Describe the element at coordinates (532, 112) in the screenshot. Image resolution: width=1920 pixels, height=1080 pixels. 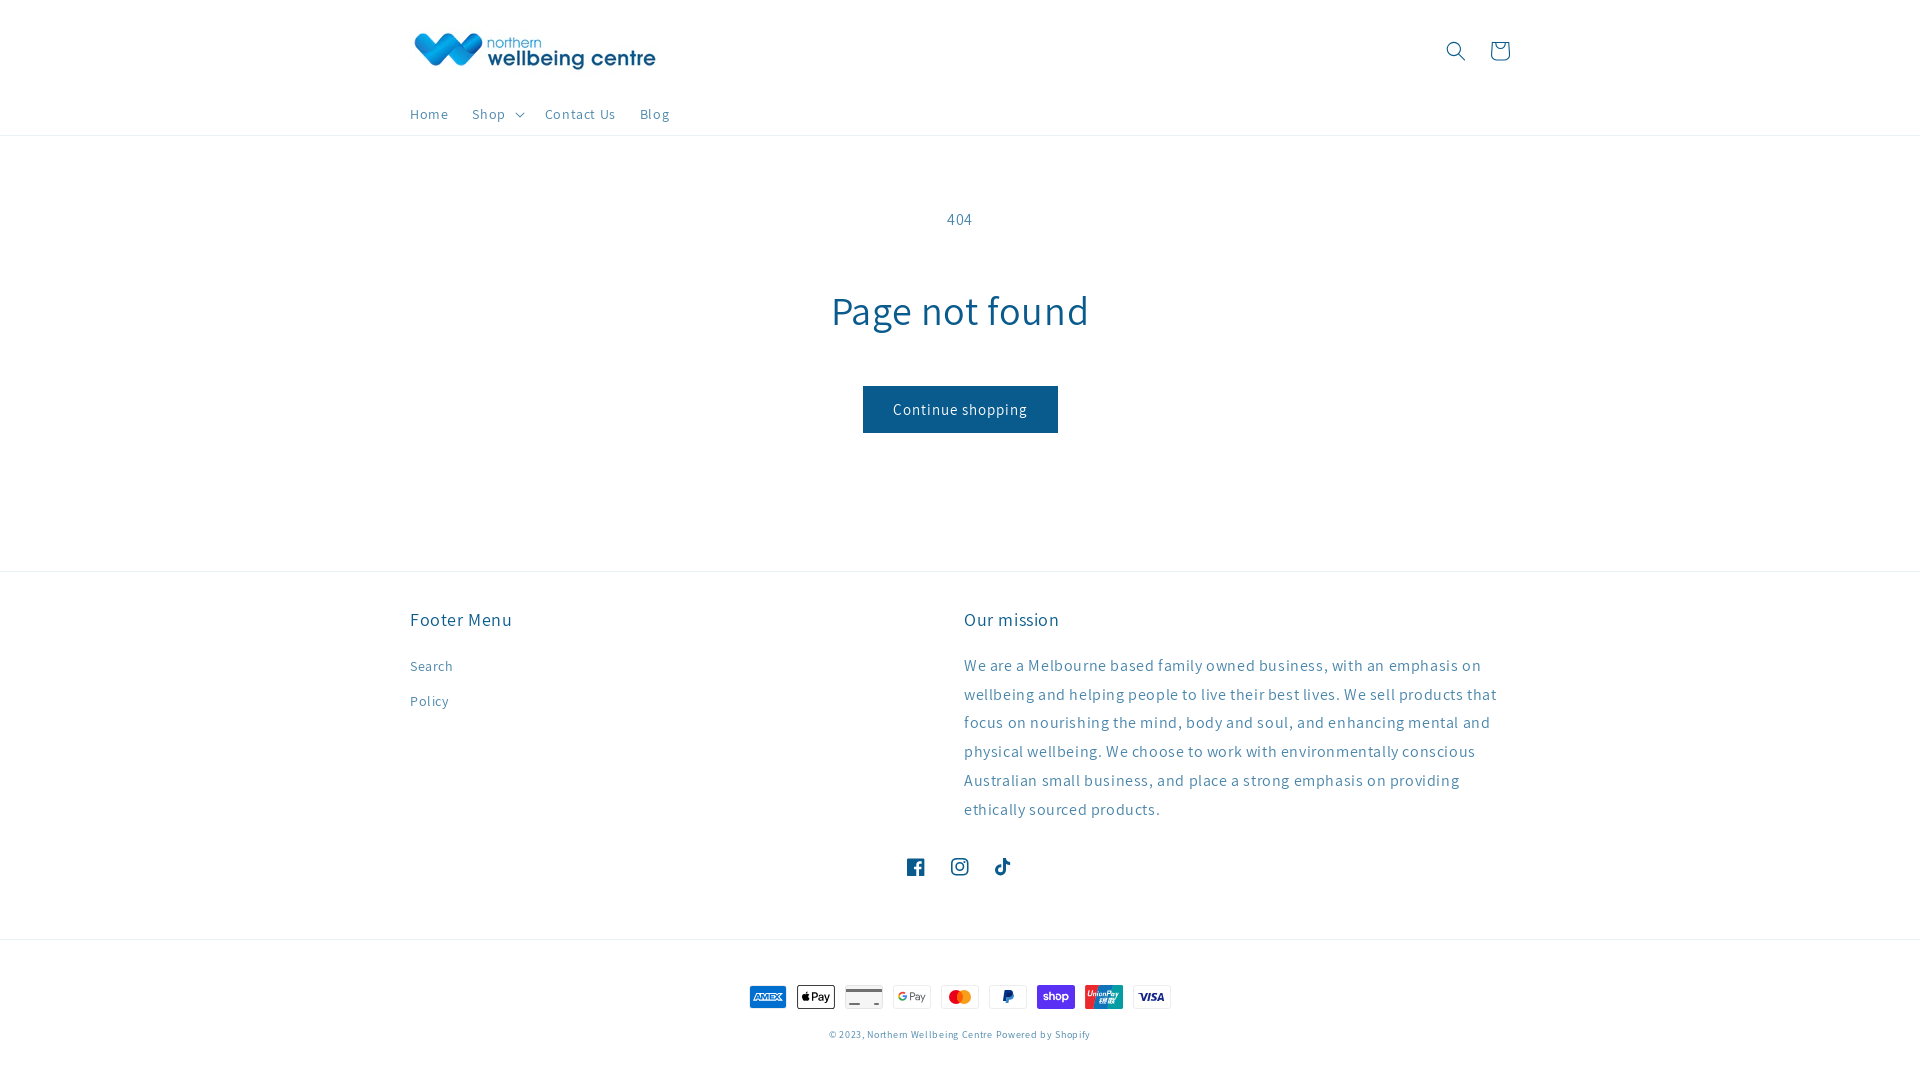
I see `'Contact Us'` at that location.